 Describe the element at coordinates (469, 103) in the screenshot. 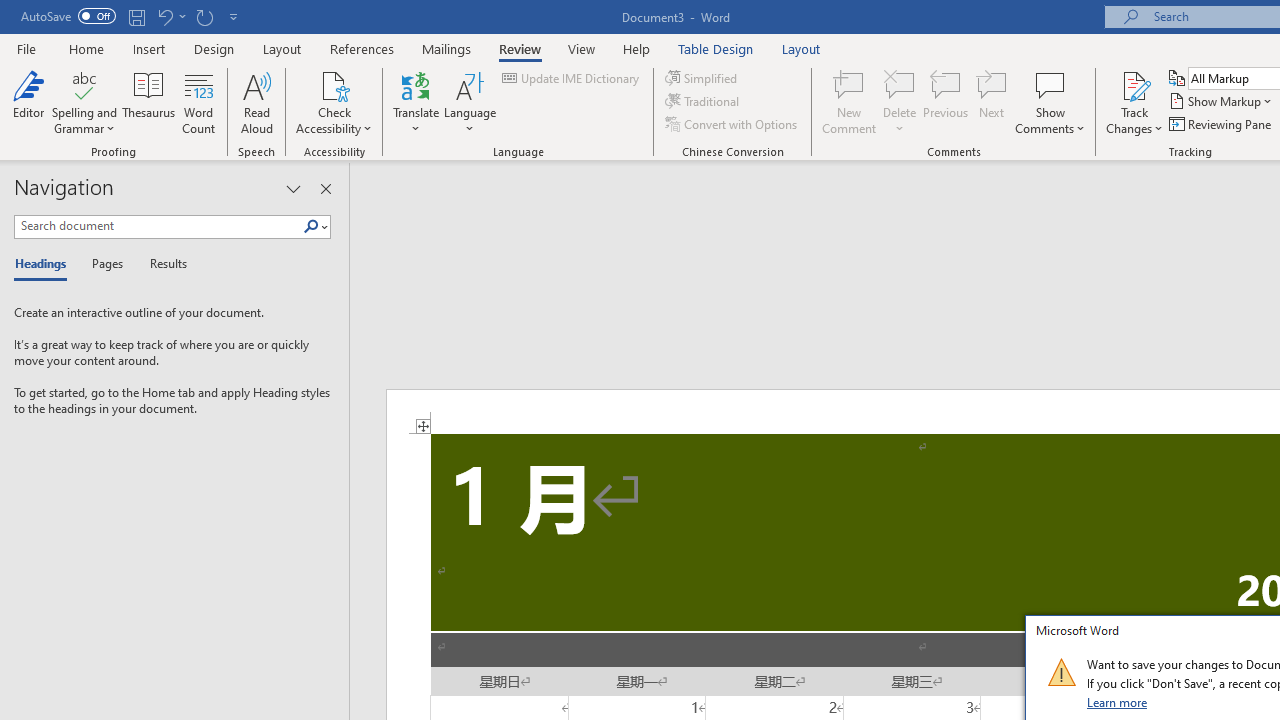

I see `'Language'` at that location.